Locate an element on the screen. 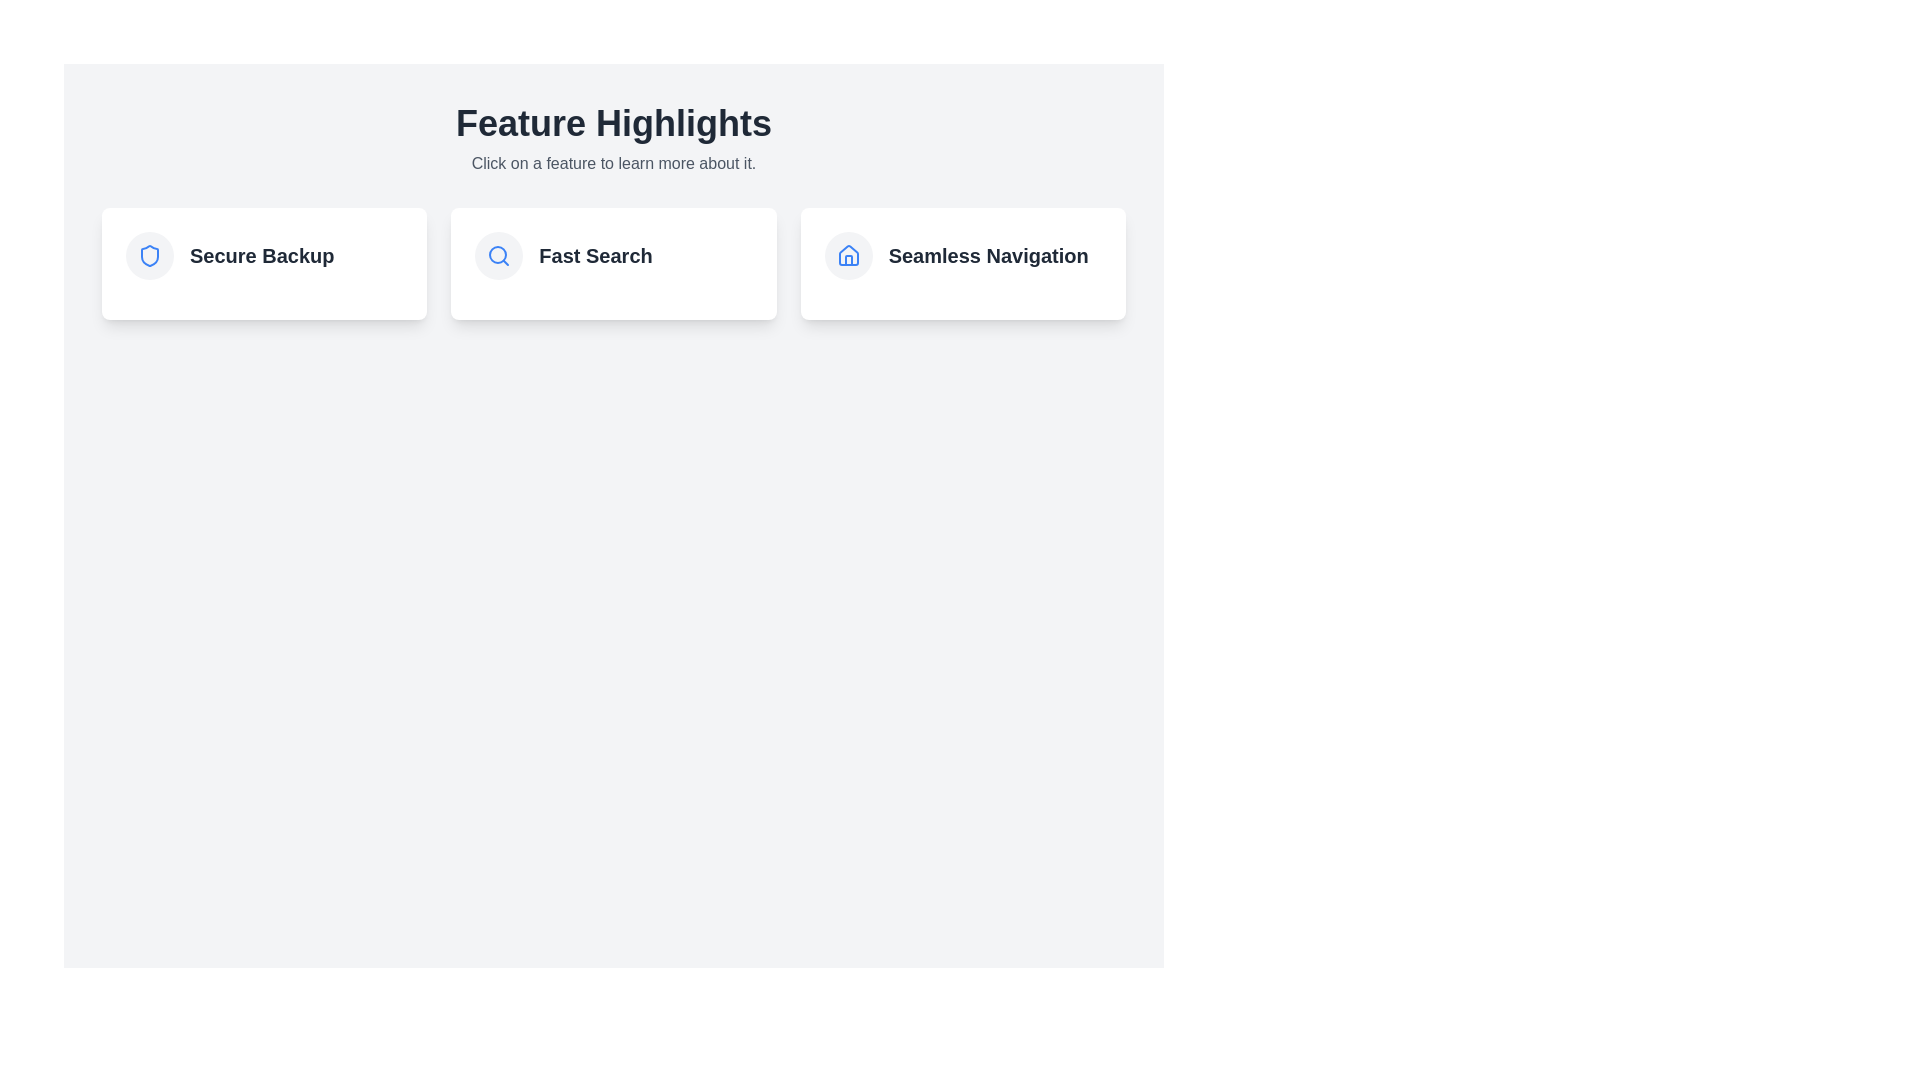 This screenshot has height=1080, width=1920. the 'Fast Search' card, which is the second card in a horizontal list is located at coordinates (613, 262).